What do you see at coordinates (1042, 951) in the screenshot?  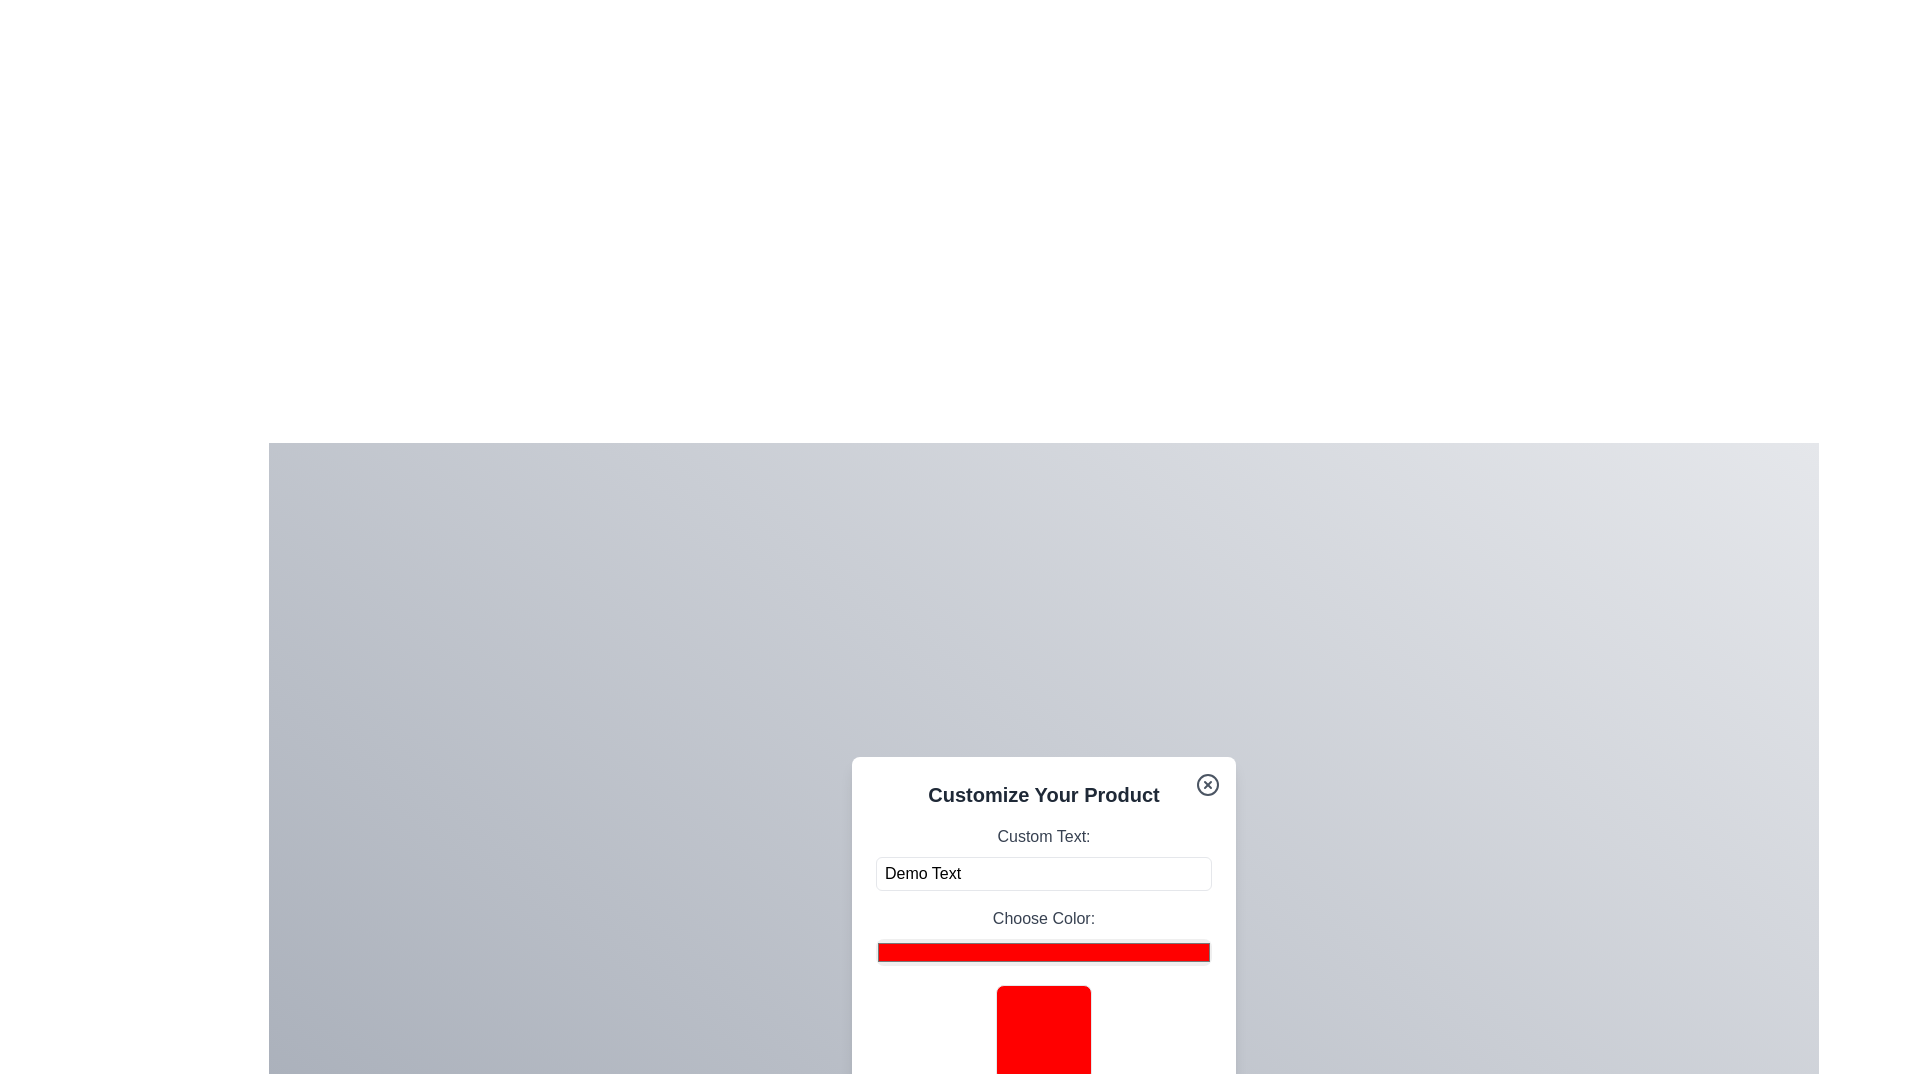 I see `the color picker to a specific color value 3105535` at bounding box center [1042, 951].